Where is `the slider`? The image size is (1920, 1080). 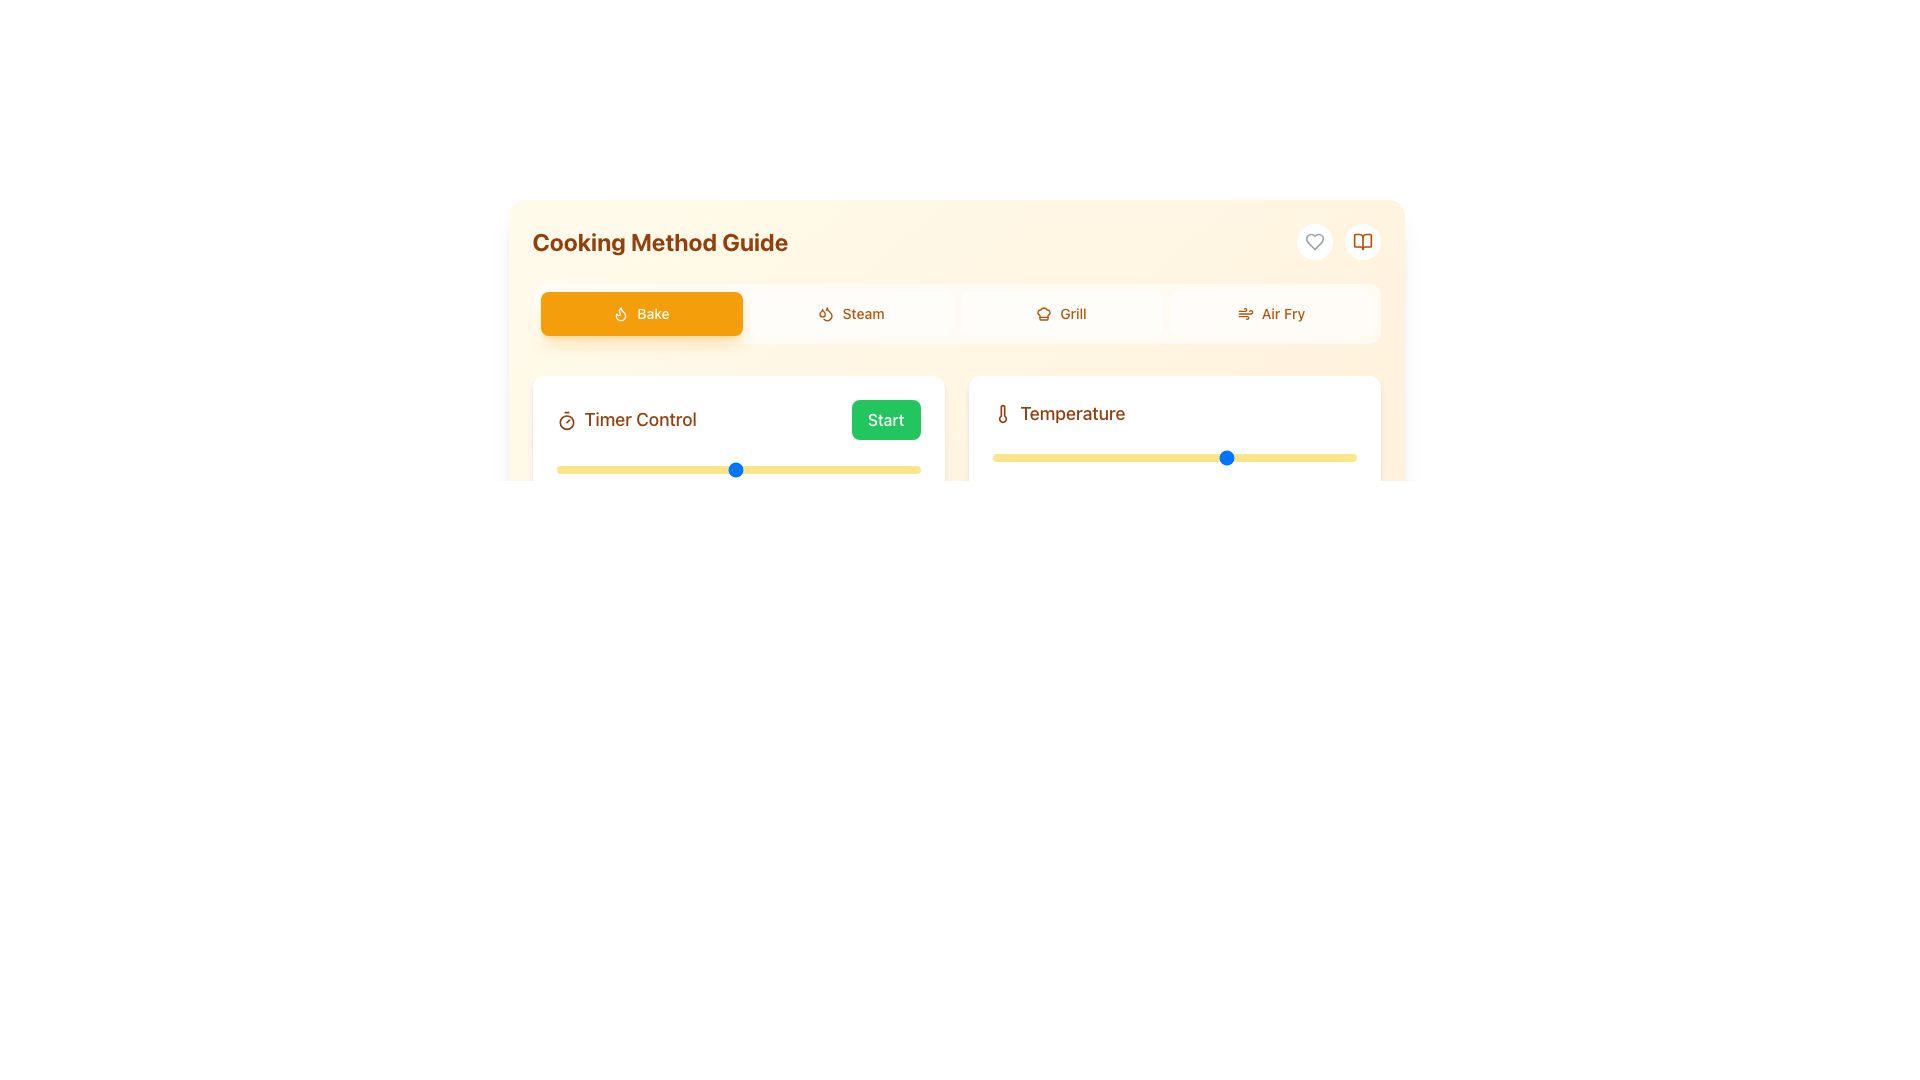 the slider is located at coordinates (1341, 458).